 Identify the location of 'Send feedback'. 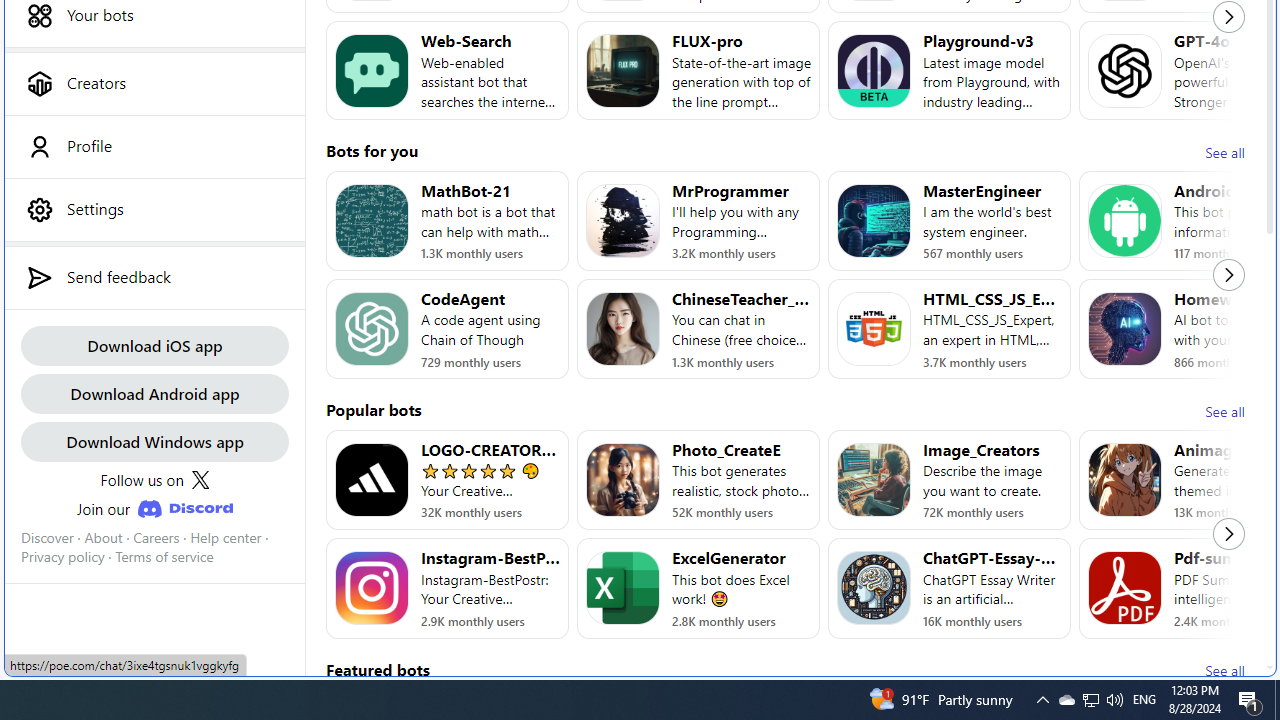
(153, 277).